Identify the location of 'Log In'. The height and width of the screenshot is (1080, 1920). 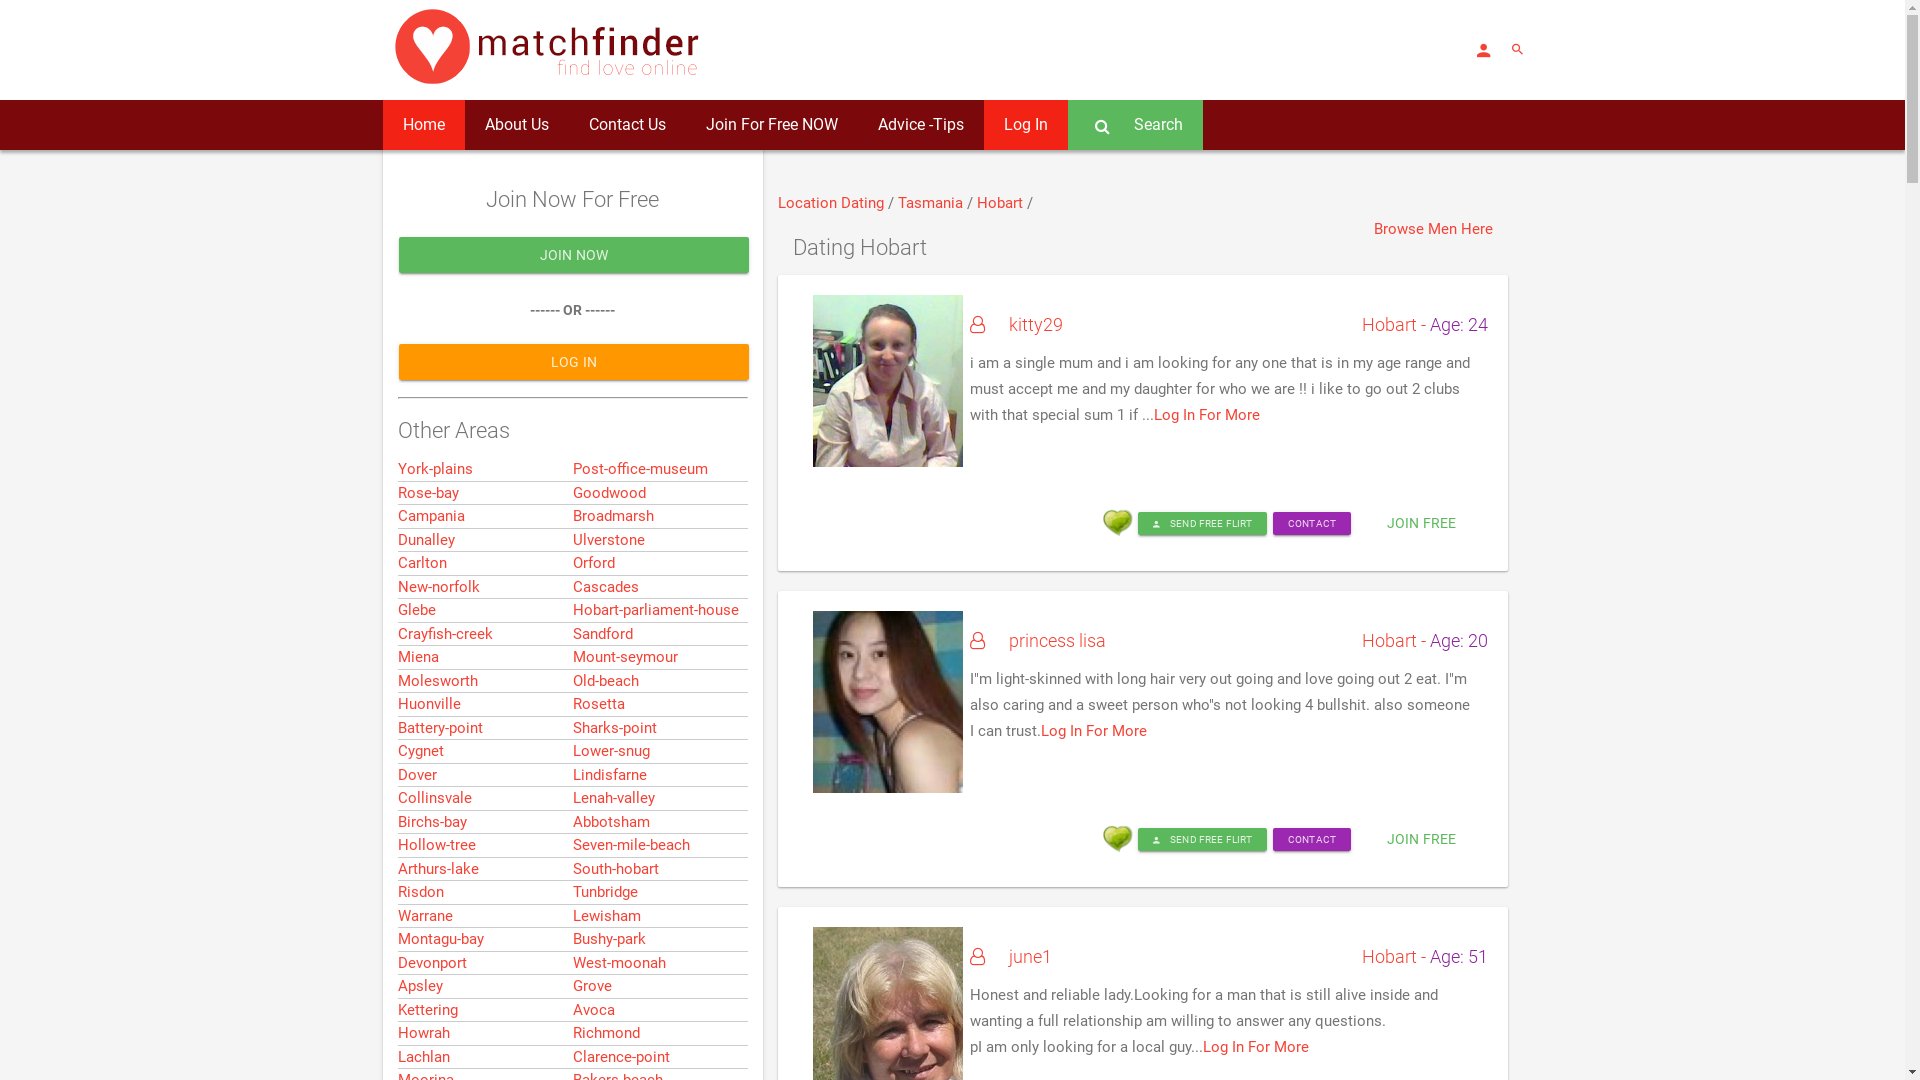
(1026, 124).